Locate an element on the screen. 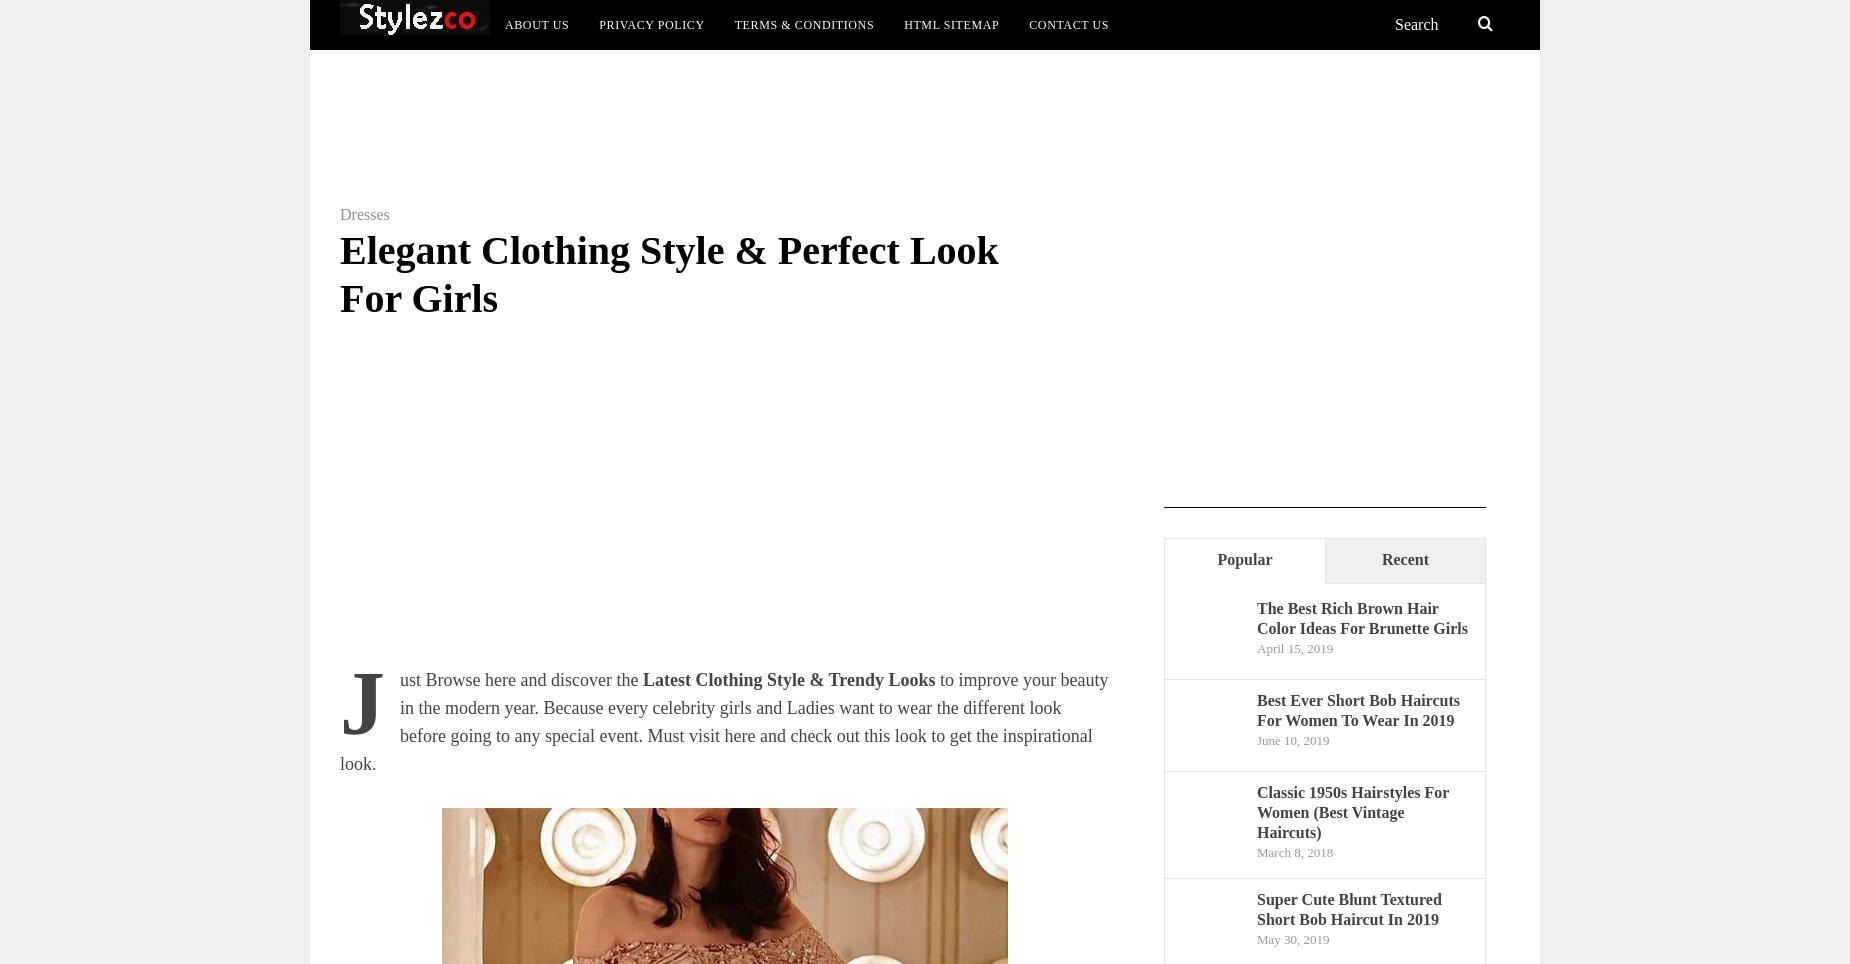  'Long Hairstyles' is located at coordinates (470, 80).